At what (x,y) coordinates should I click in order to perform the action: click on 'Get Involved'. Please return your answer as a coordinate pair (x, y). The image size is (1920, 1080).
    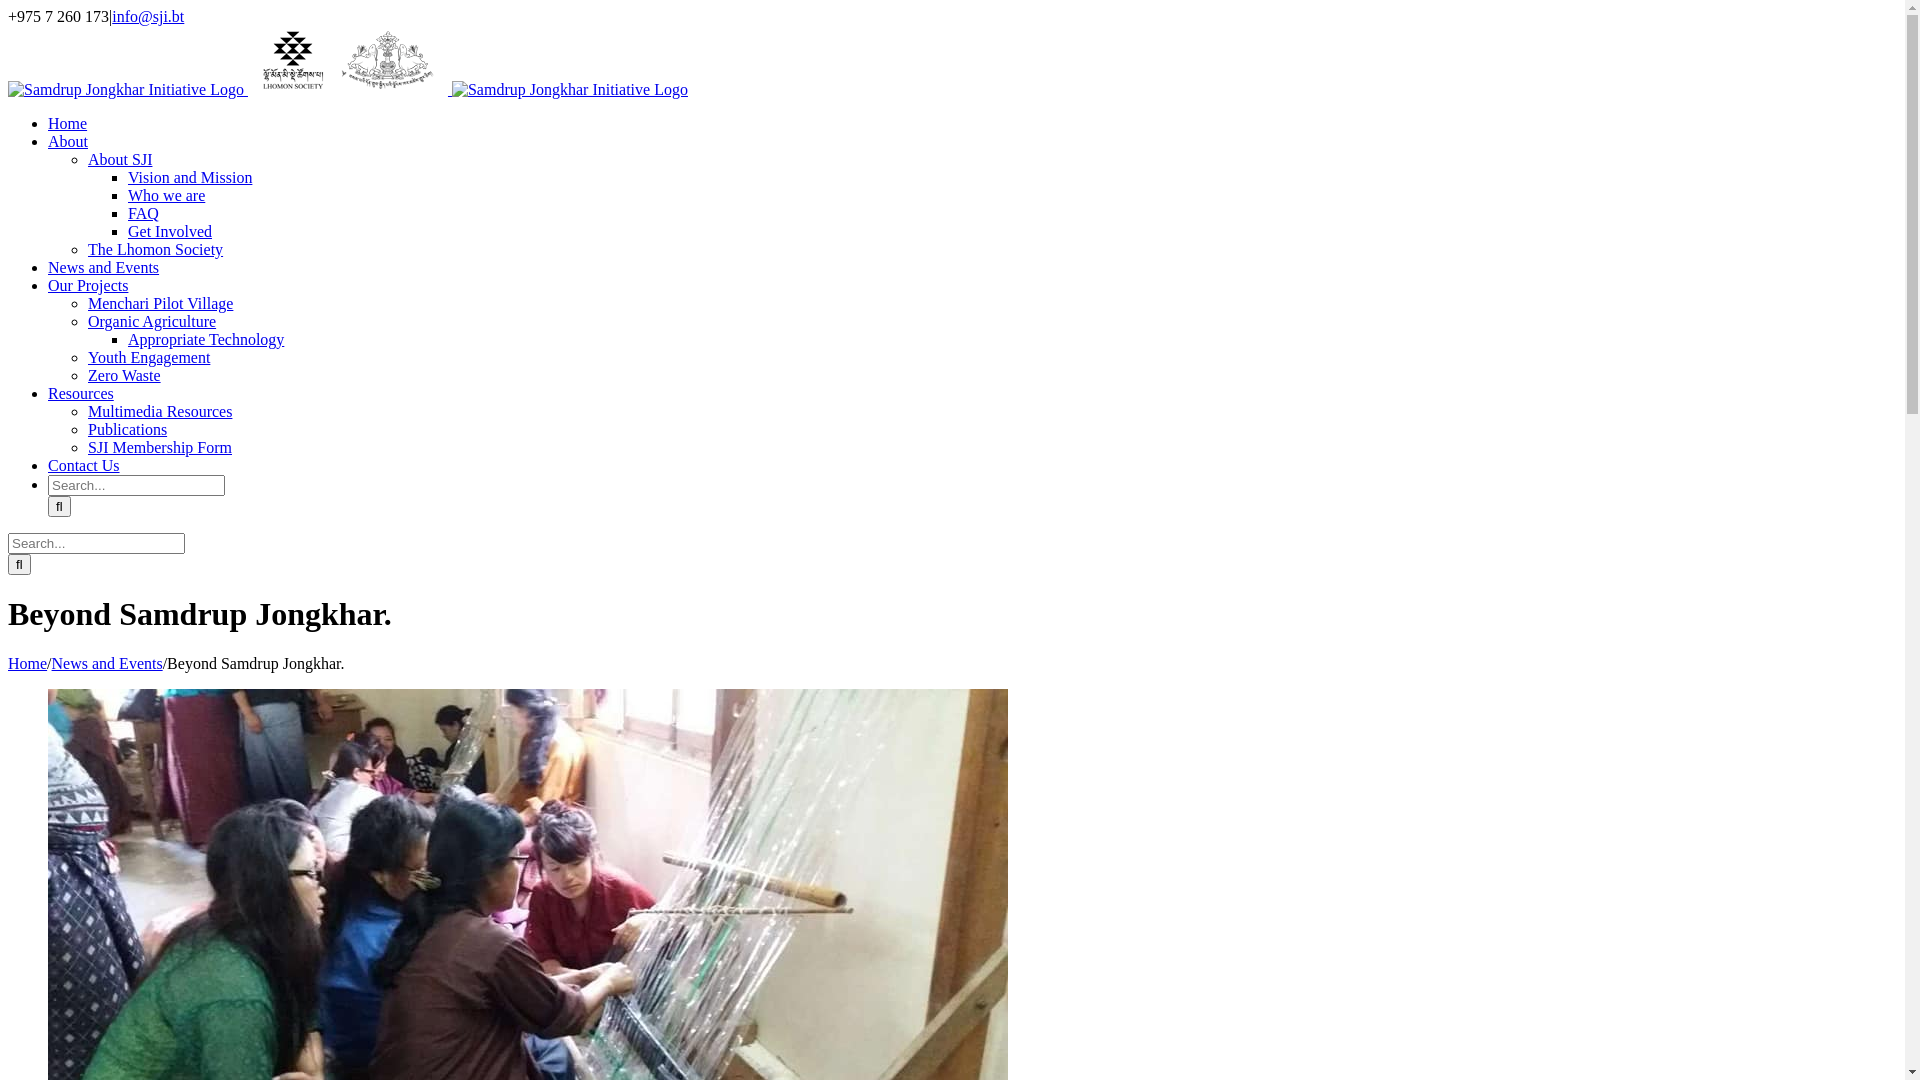
    Looking at the image, I should click on (127, 230).